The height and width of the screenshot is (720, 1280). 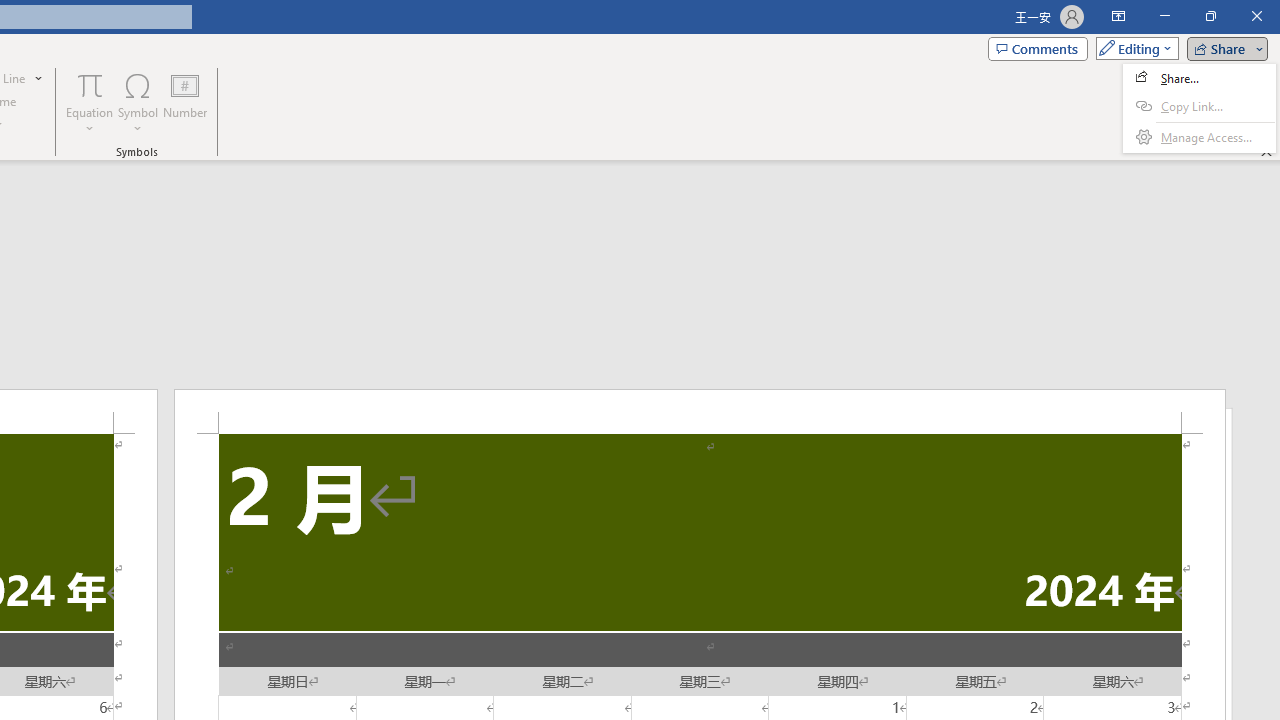 I want to click on 'Number...', so click(x=185, y=103).